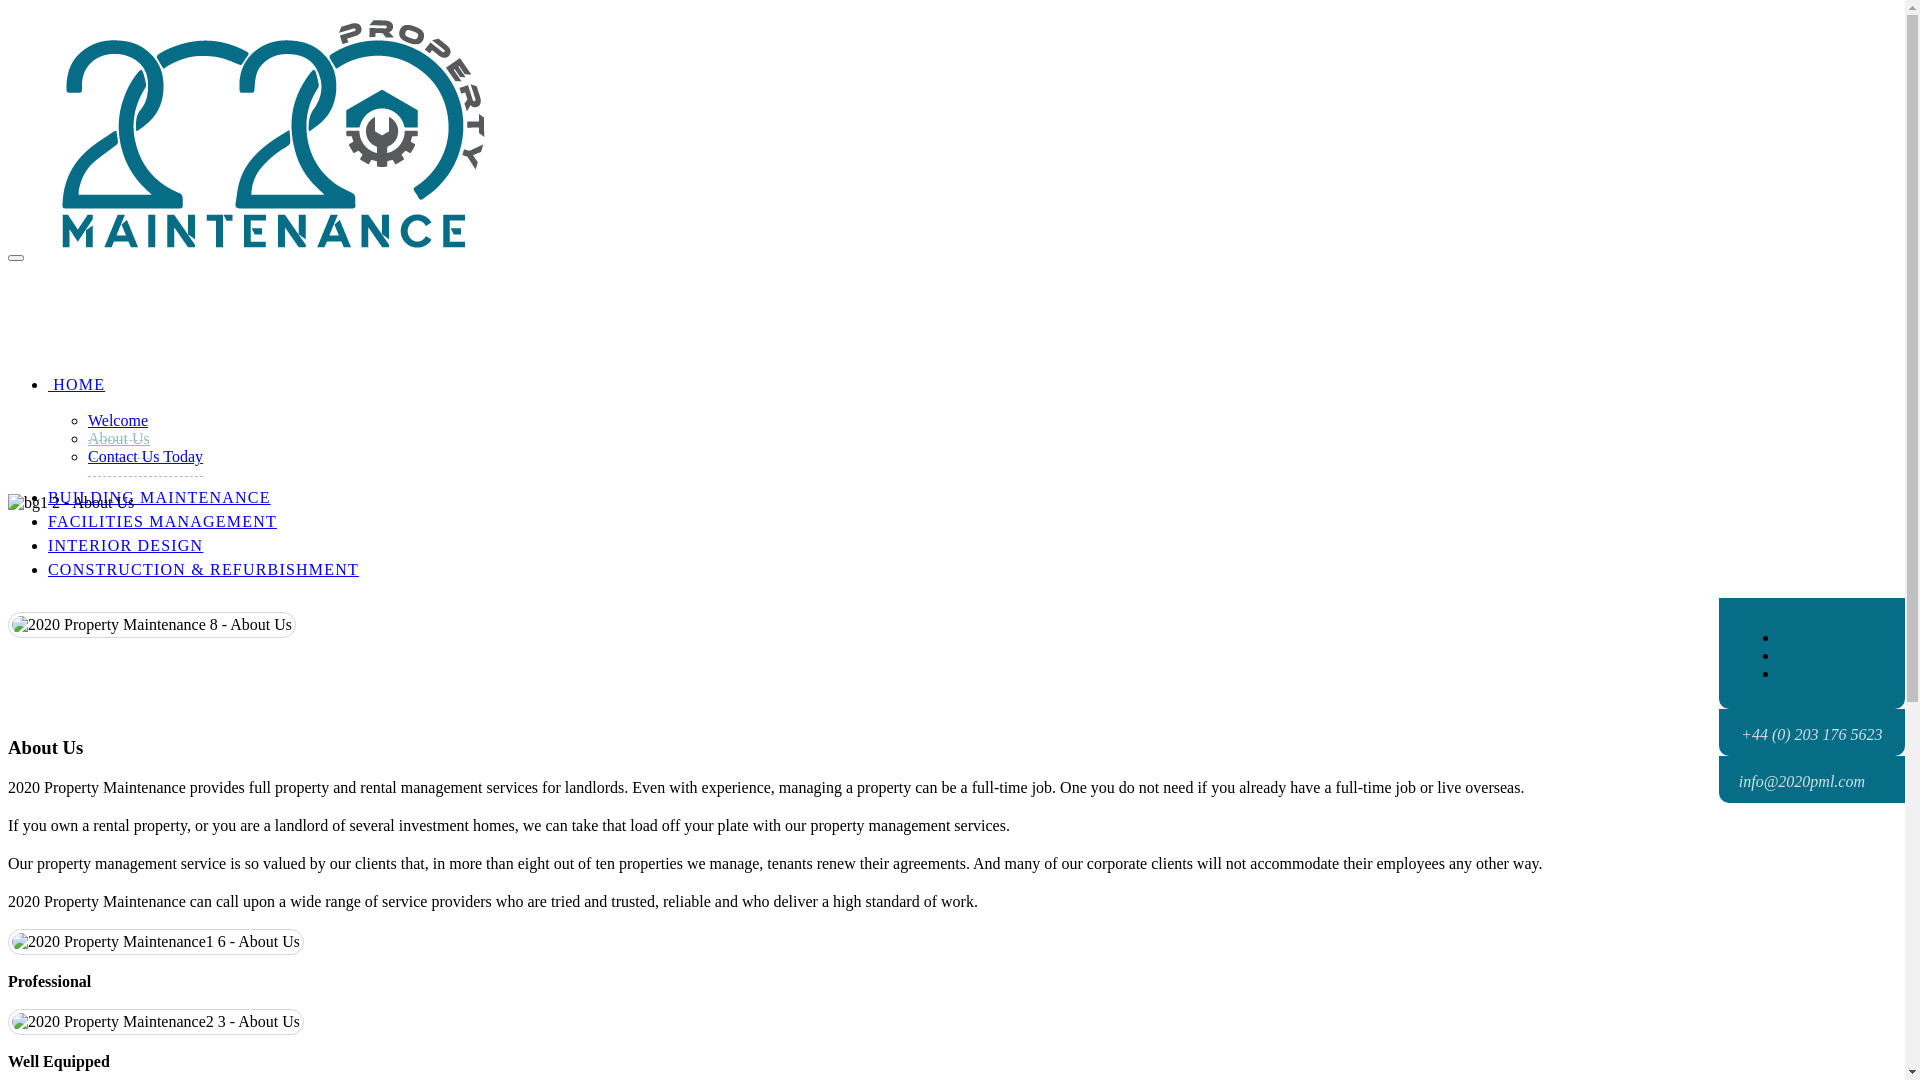 The image size is (1920, 1080). What do you see at coordinates (151, 623) in the screenshot?
I see `'About Us'` at bounding box center [151, 623].